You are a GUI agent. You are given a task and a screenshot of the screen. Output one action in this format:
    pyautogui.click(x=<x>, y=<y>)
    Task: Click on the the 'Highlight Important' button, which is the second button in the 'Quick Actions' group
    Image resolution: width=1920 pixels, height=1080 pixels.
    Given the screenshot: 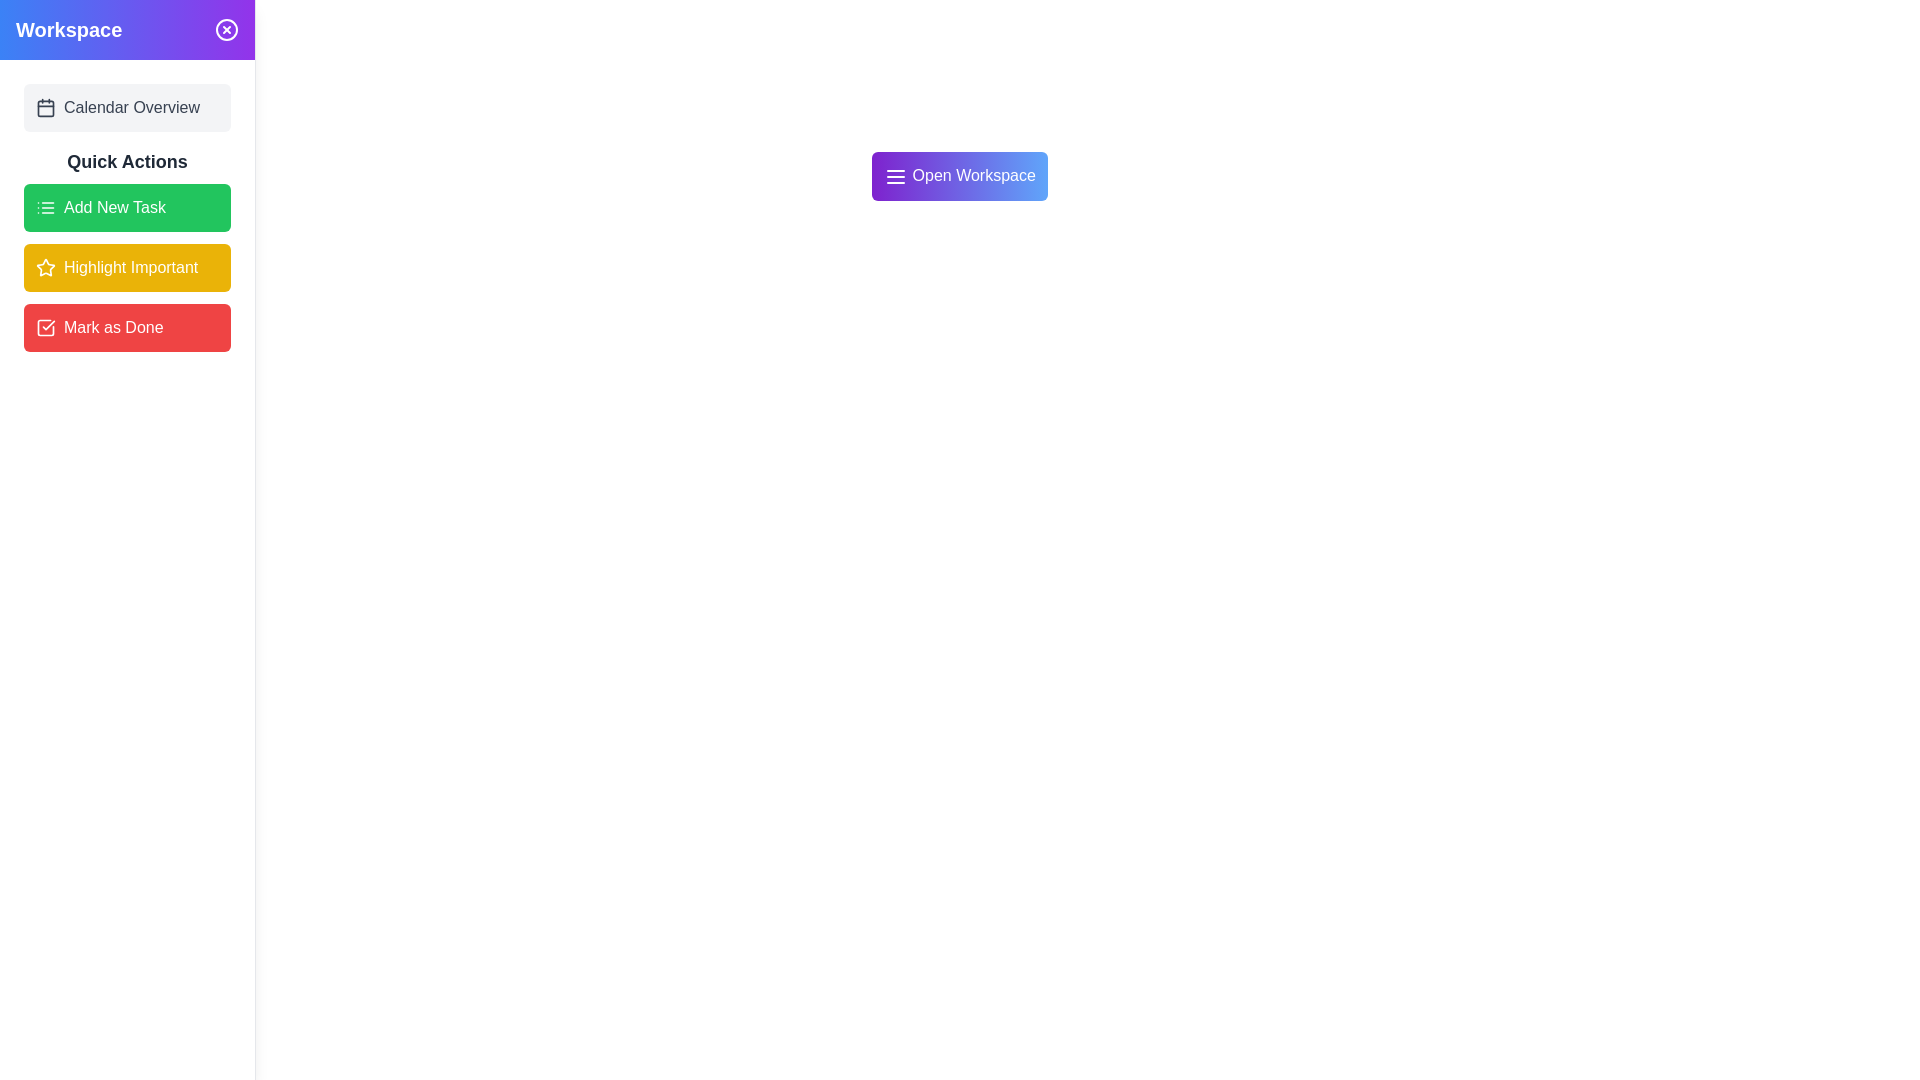 What is the action you would take?
    pyautogui.click(x=126, y=266)
    